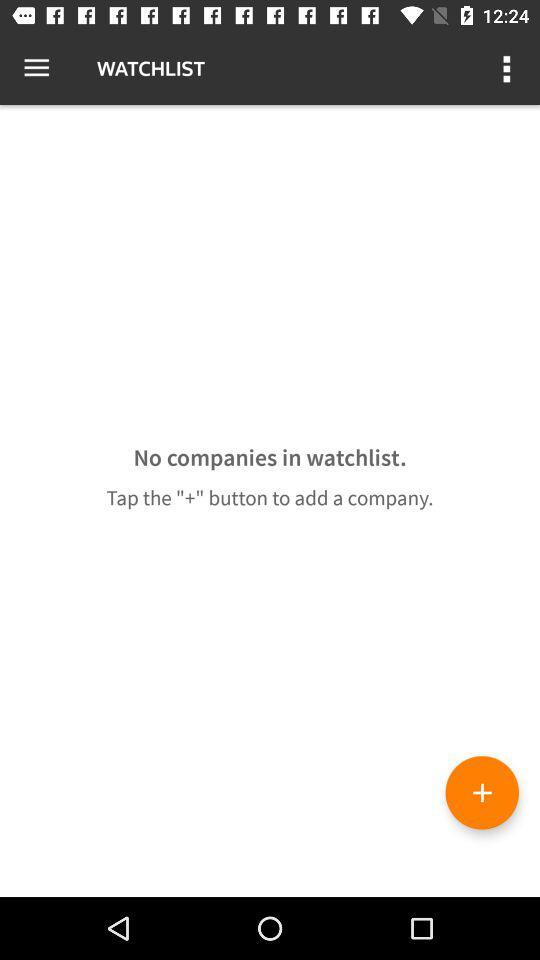 The image size is (540, 960). I want to click on the add icon, so click(481, 792).